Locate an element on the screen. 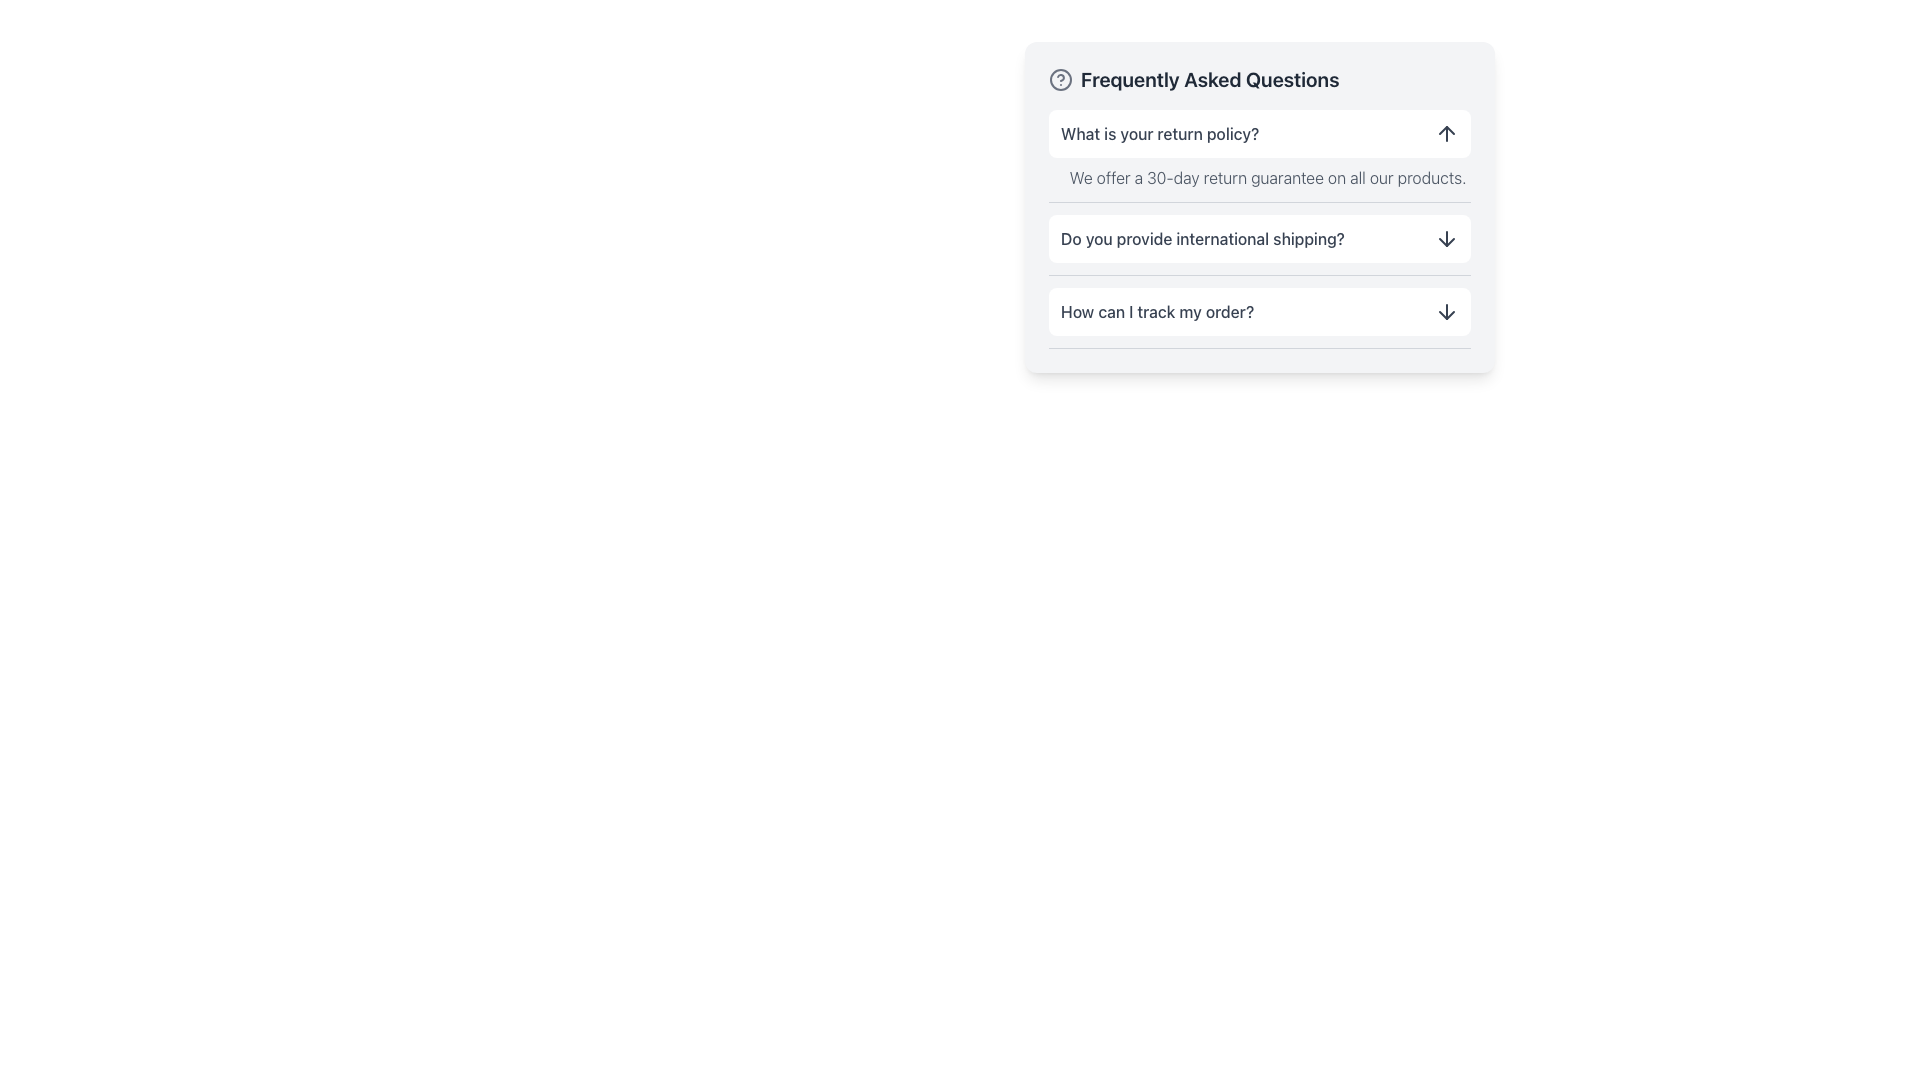 This screenshot has height=1080, width=1920. the Collapsible Panel Header in the FAQ section is located at coordinates (1258, 238).